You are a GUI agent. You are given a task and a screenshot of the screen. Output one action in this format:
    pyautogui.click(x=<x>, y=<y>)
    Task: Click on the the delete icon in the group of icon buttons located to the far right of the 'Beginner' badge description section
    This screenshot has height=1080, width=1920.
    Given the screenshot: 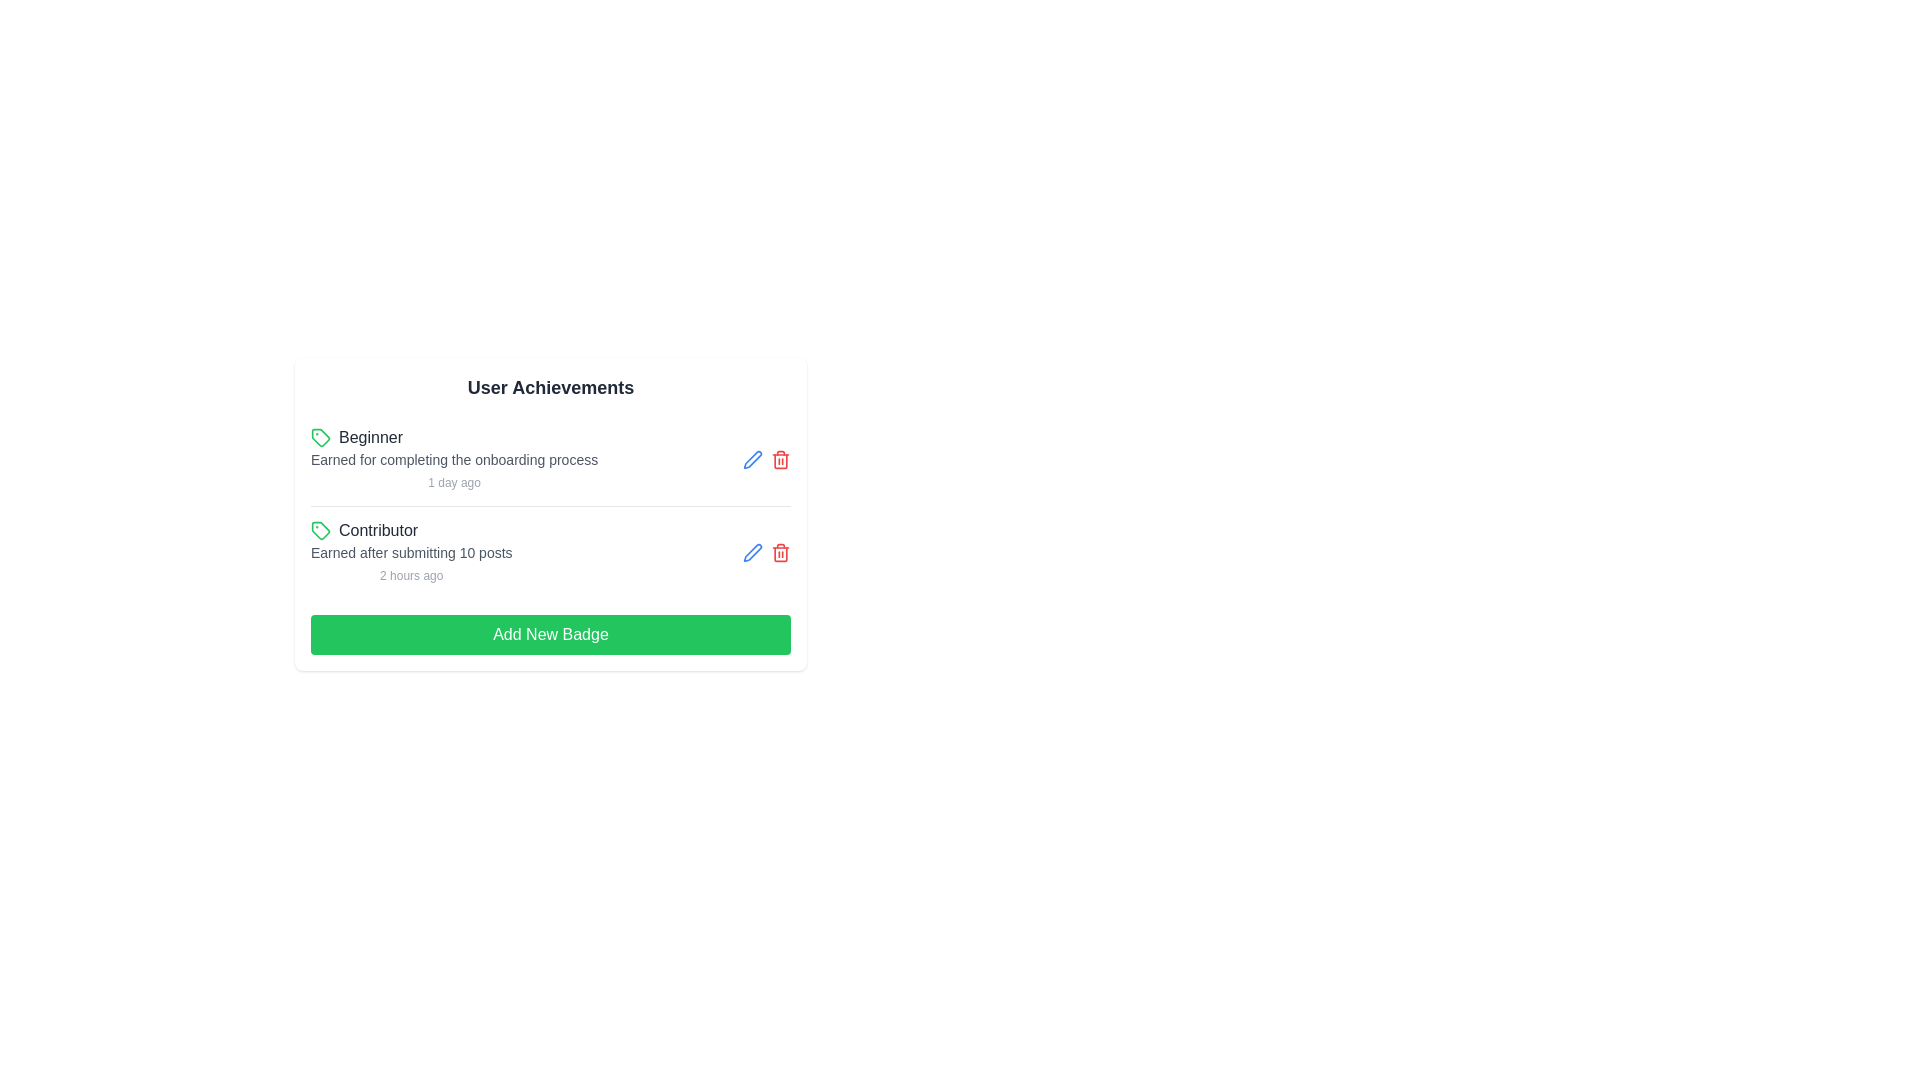 What is the action you would take?
    pyautogui.click(x=766, y=459)
    